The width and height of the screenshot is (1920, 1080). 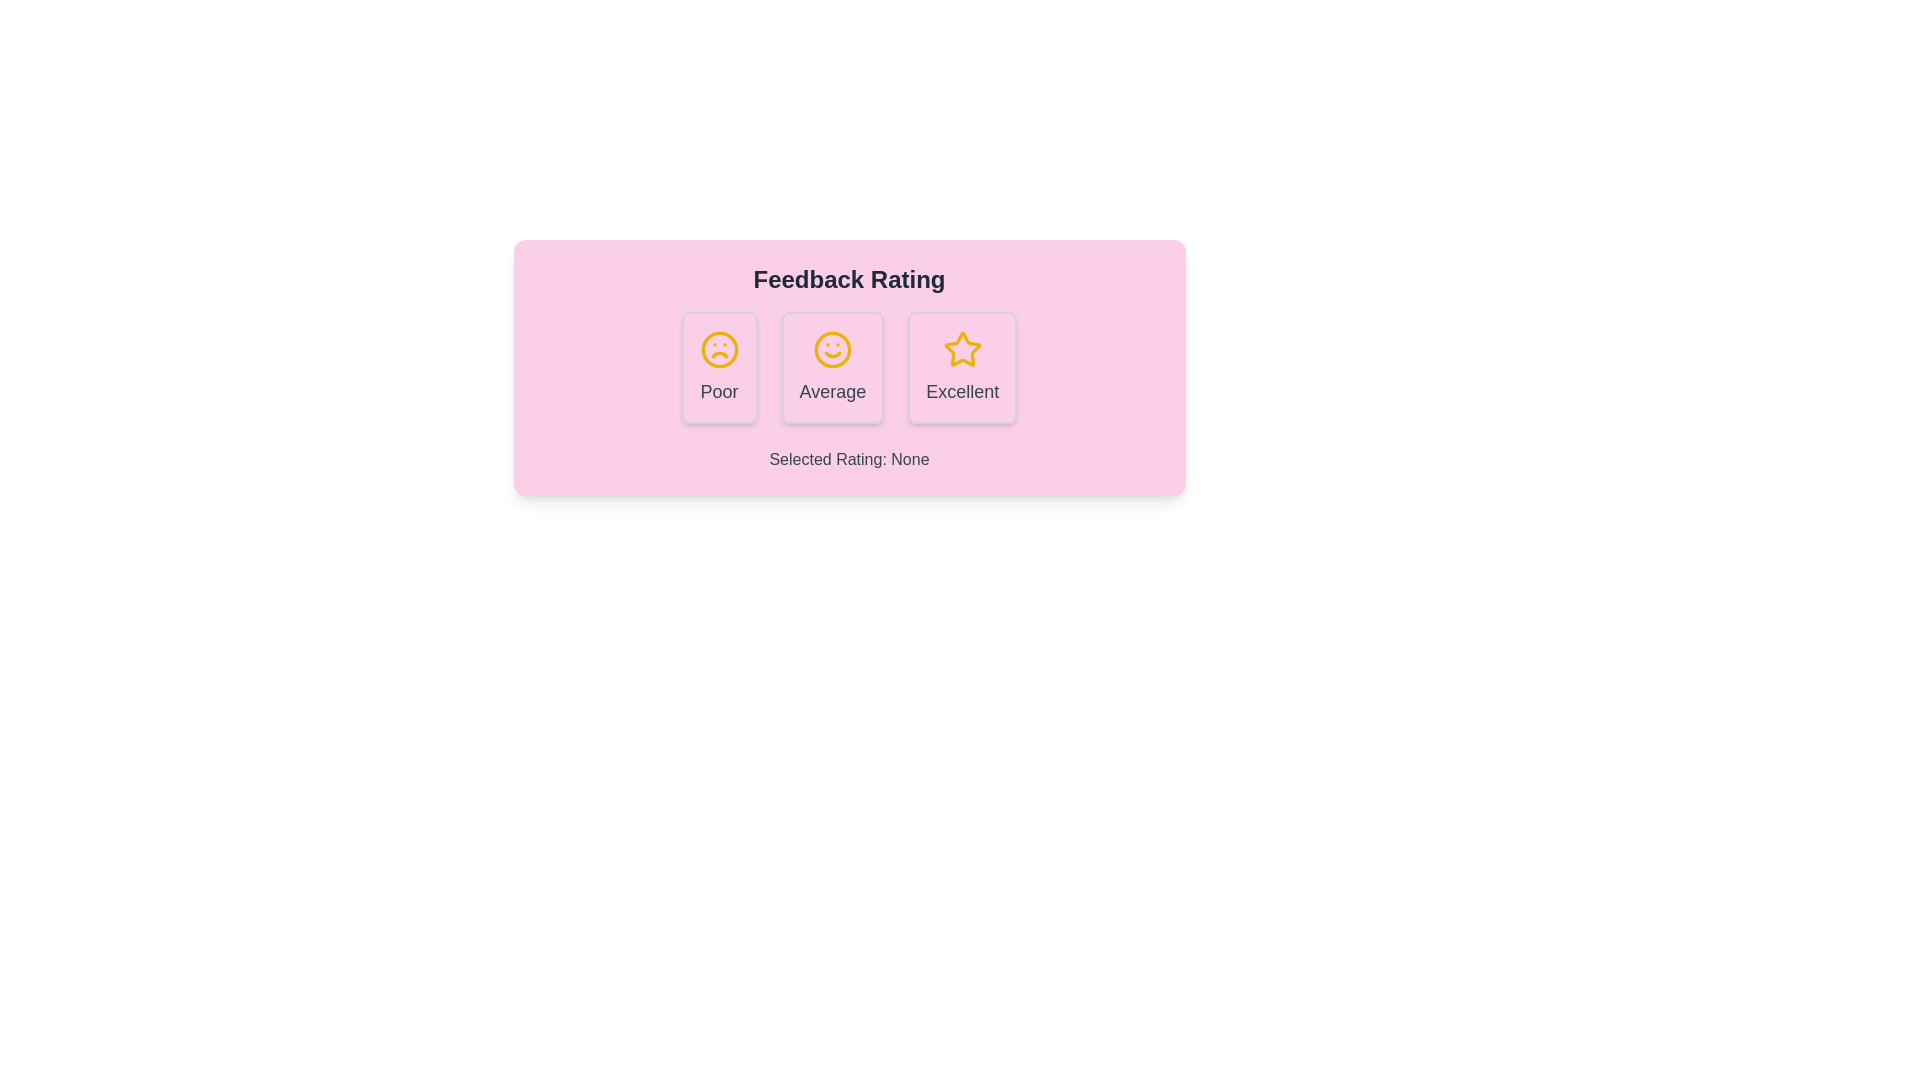 I want to click on the 'Average' feedback button, which is the middle button in the pink box labeled 'Feedback Rating.', so click(x=849, y=367).